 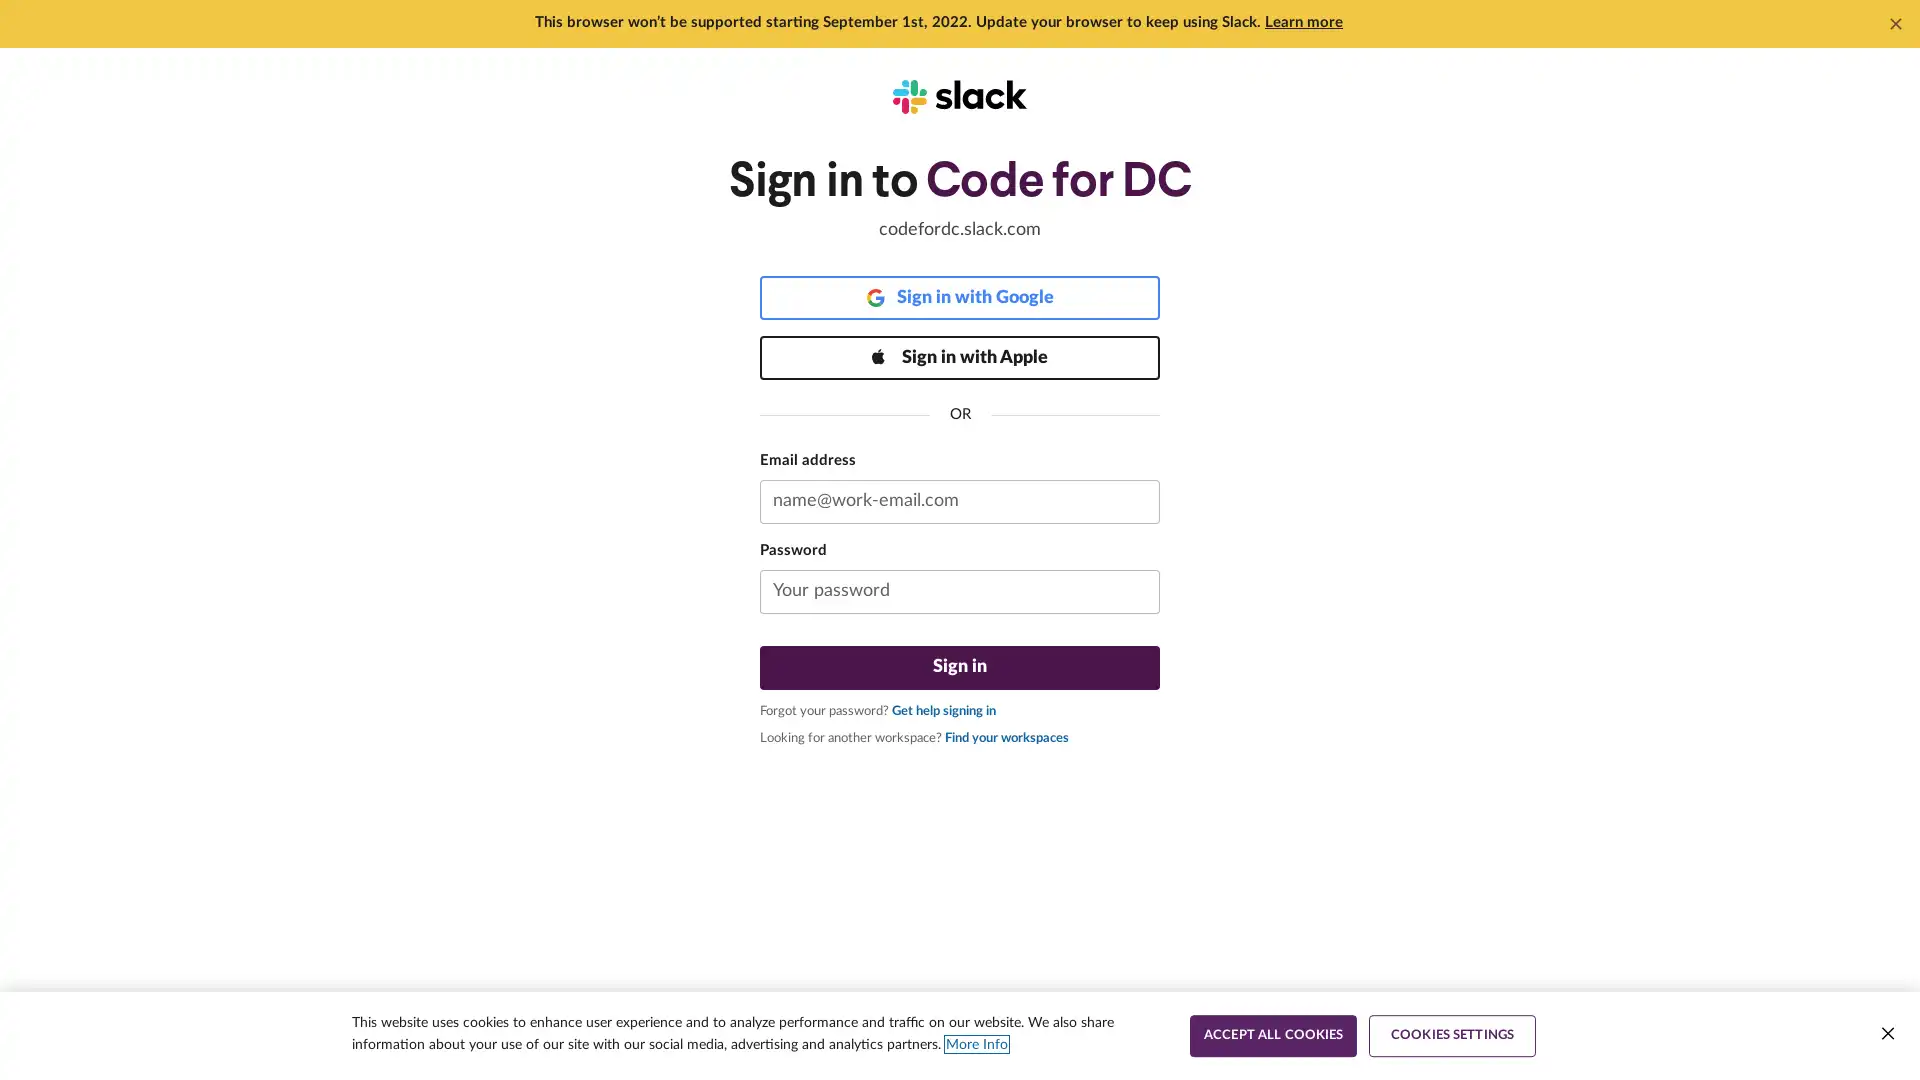 What do you see at coordinates (1272, 1035) in the screenshot?
I see `ACCEPT ALL COOKIES` at bounding box center [1272, 1035].